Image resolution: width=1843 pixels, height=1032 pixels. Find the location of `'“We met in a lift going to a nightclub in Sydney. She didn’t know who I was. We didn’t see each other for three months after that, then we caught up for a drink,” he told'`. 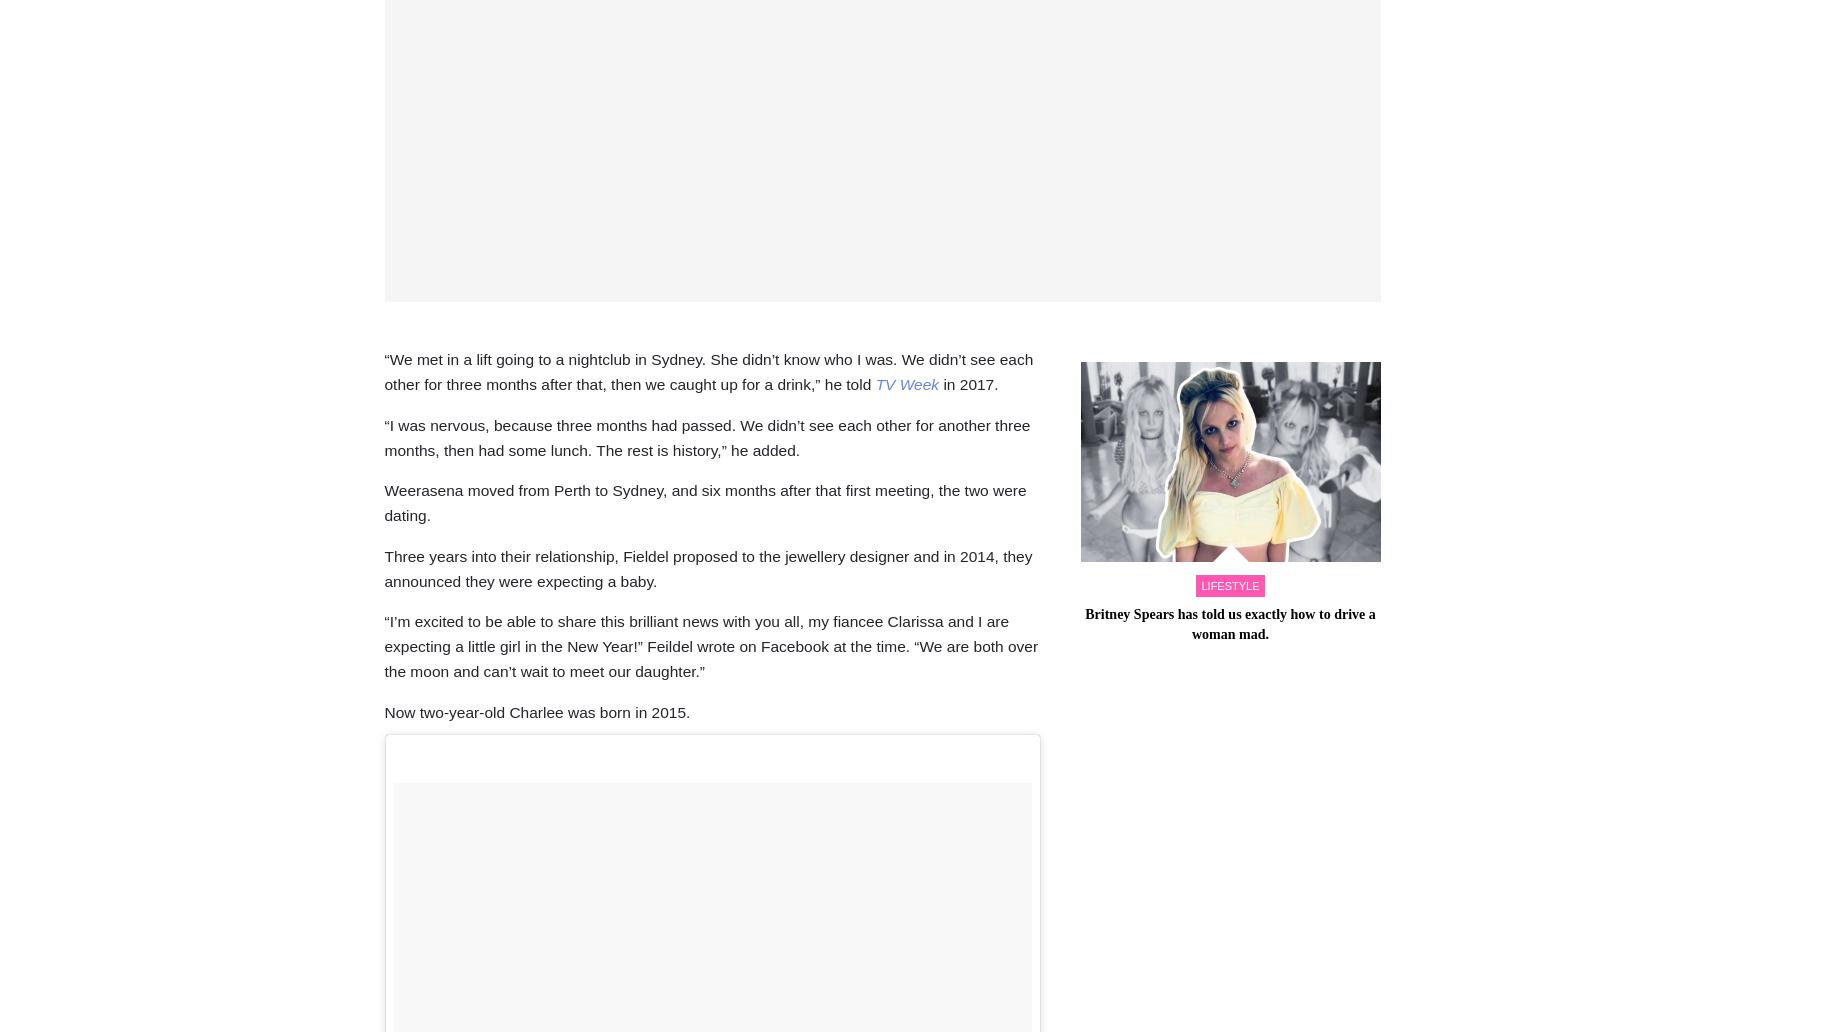

'“We met in a lift going to a nightclub in Sydney. She didn’t know who I was. We didn’t see each other for three months after that, then we caught up for a drink,” he told' is located at coordinates (707, 372).